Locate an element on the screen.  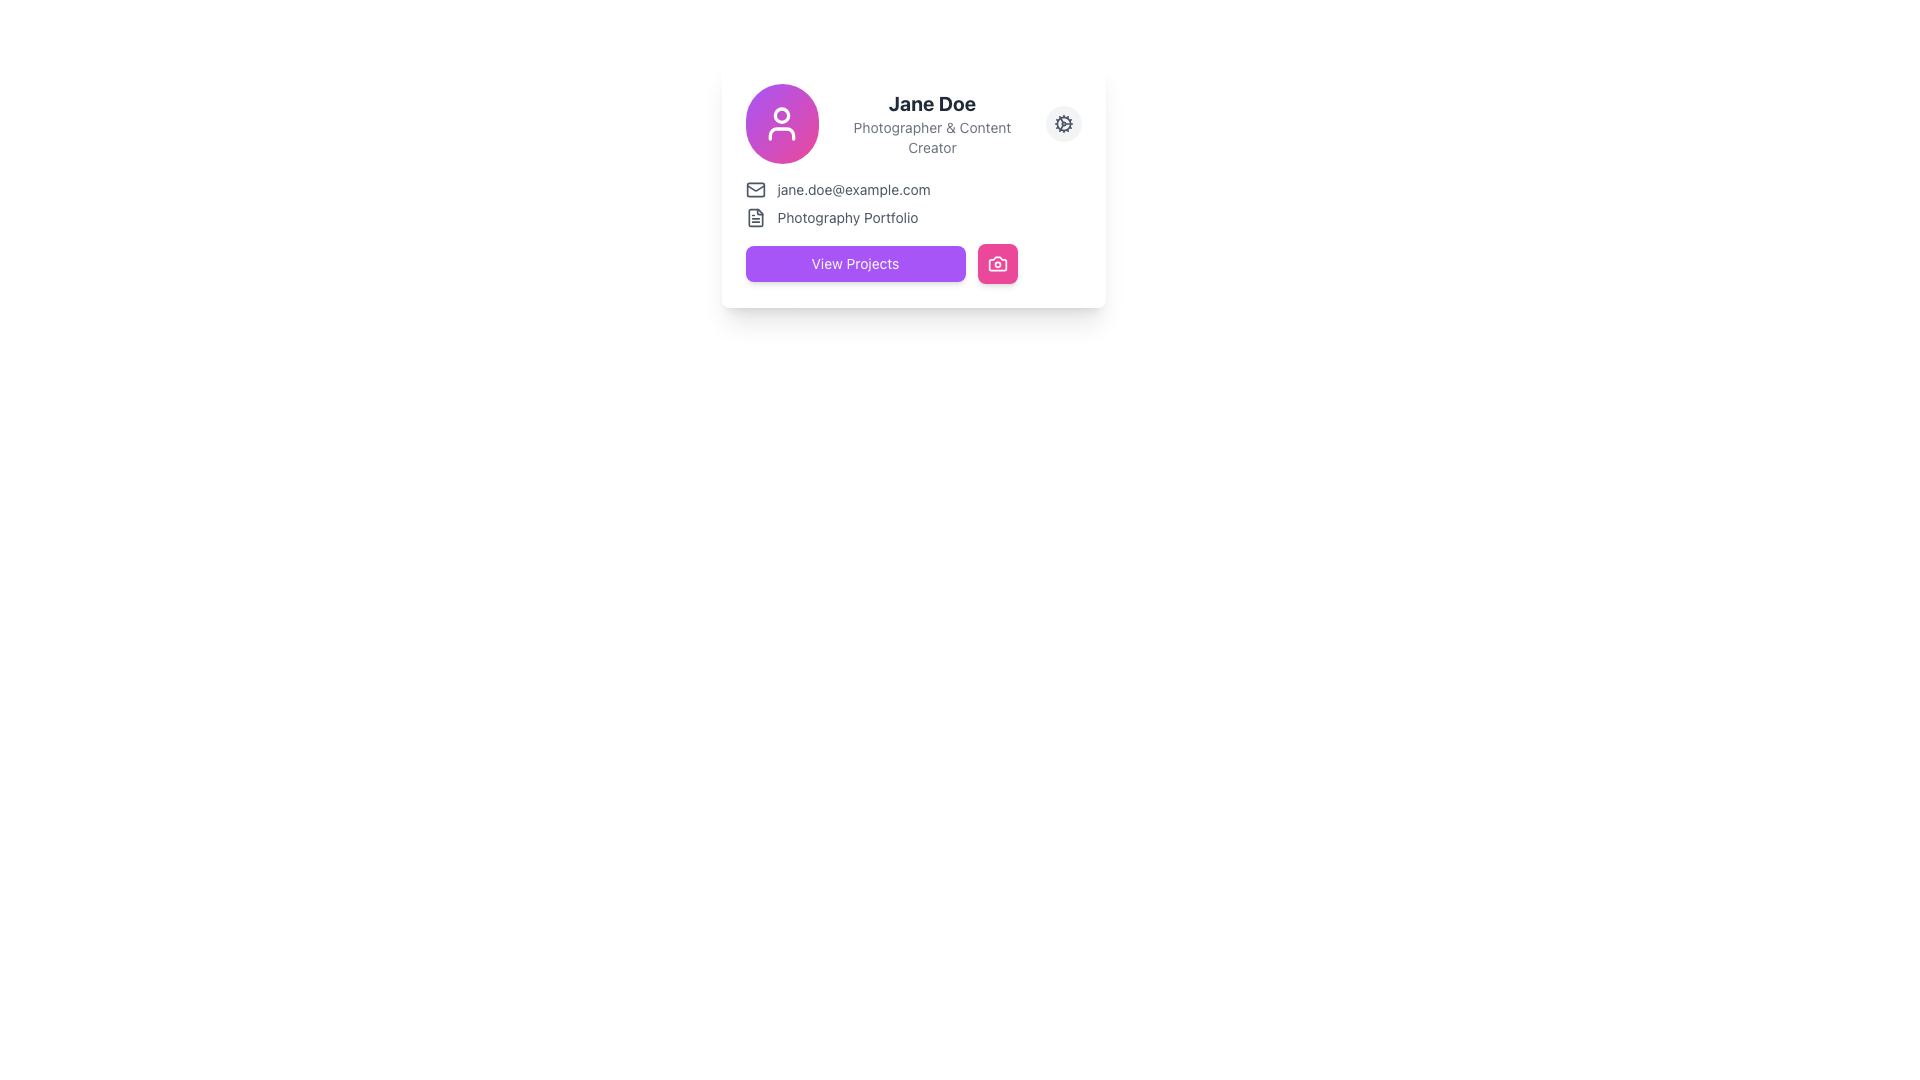
SVG circle element that is part of the user profile icon located at the center of the avatar icon in the header section of the profile card is located at coordinates (781, 115).